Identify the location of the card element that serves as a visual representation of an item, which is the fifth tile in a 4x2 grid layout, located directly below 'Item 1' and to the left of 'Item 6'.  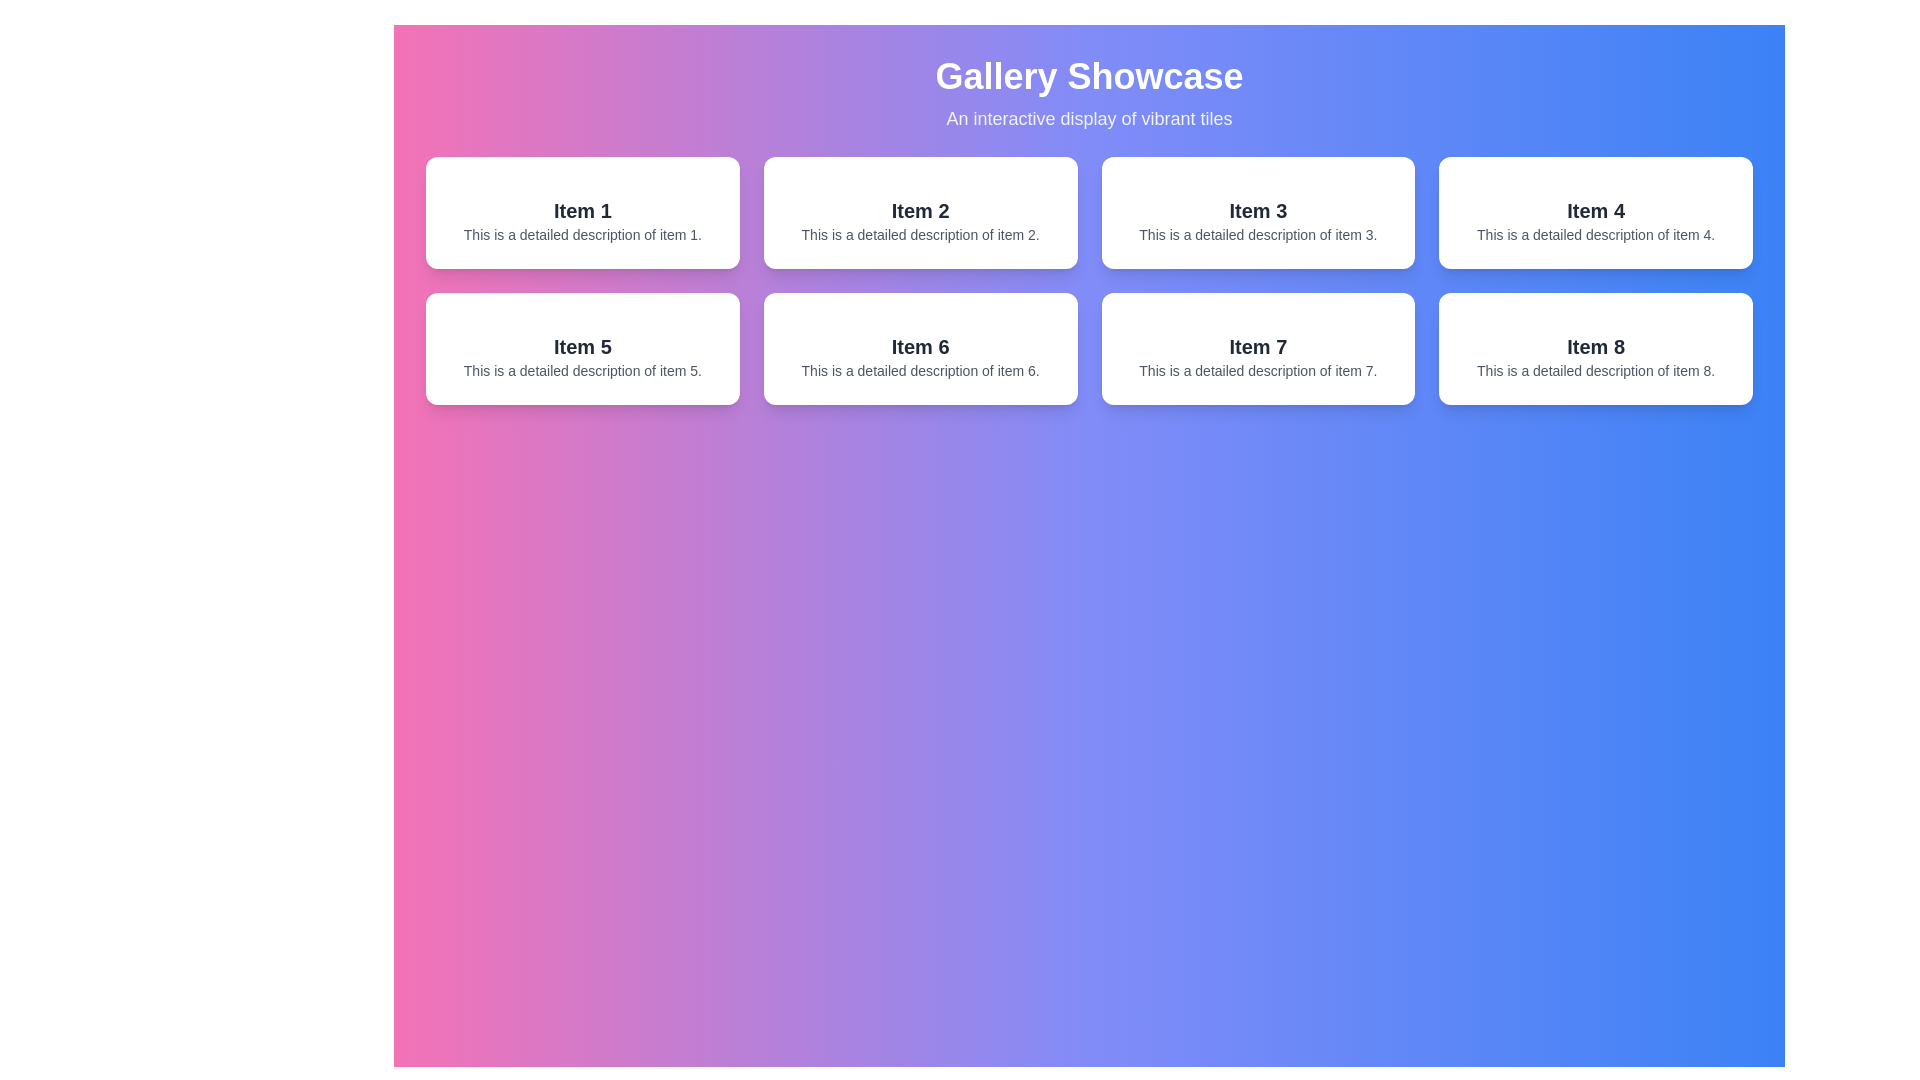
(581, 347).